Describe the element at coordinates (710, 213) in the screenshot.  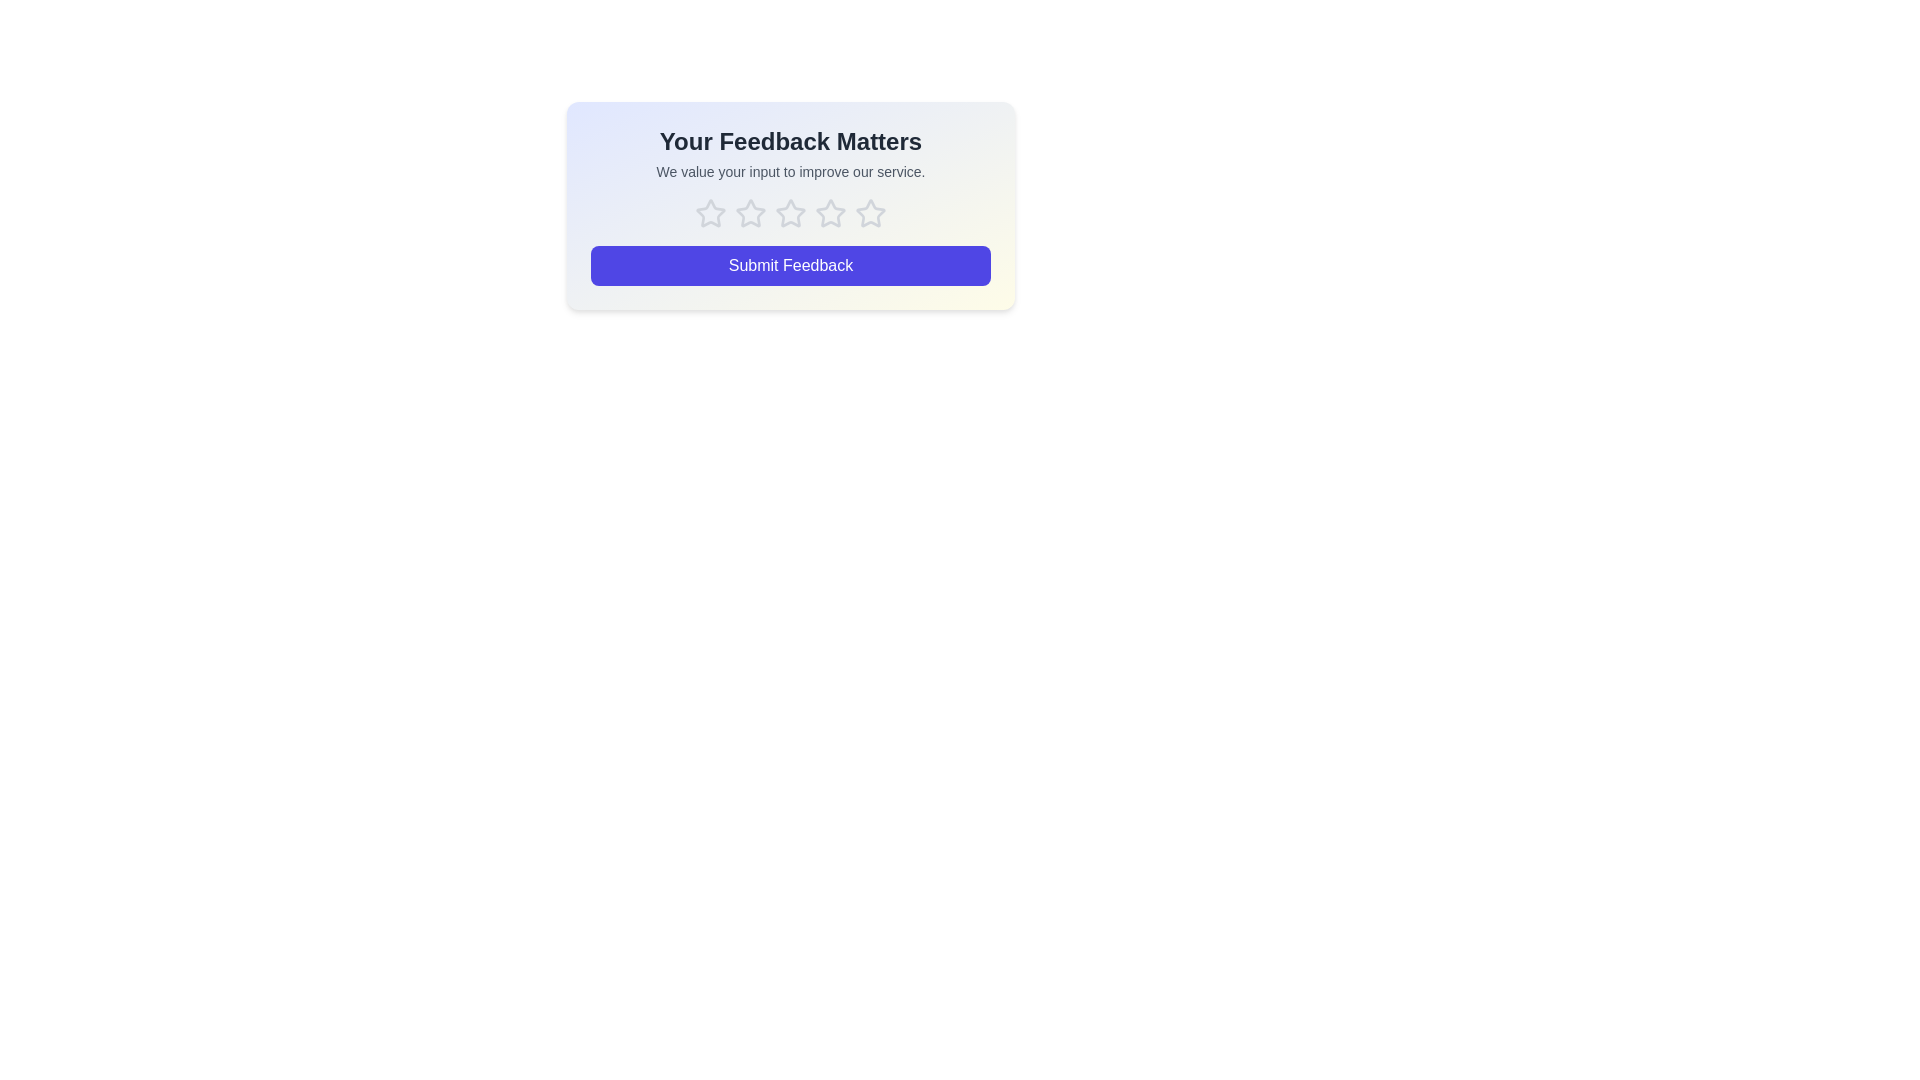
I see `the first rating star icon, which is styled with a gray outline indicating it is not selected` at that location.